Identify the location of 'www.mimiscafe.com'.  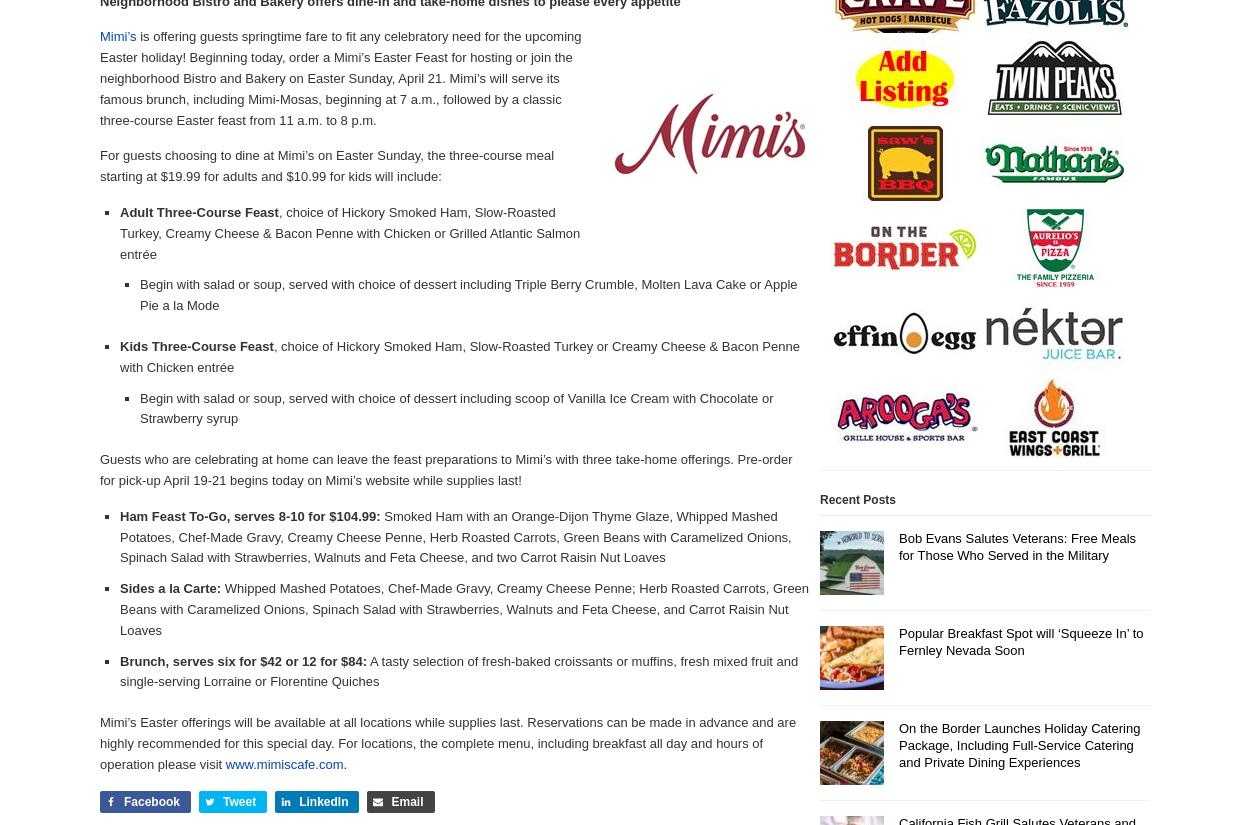
(284, 762).